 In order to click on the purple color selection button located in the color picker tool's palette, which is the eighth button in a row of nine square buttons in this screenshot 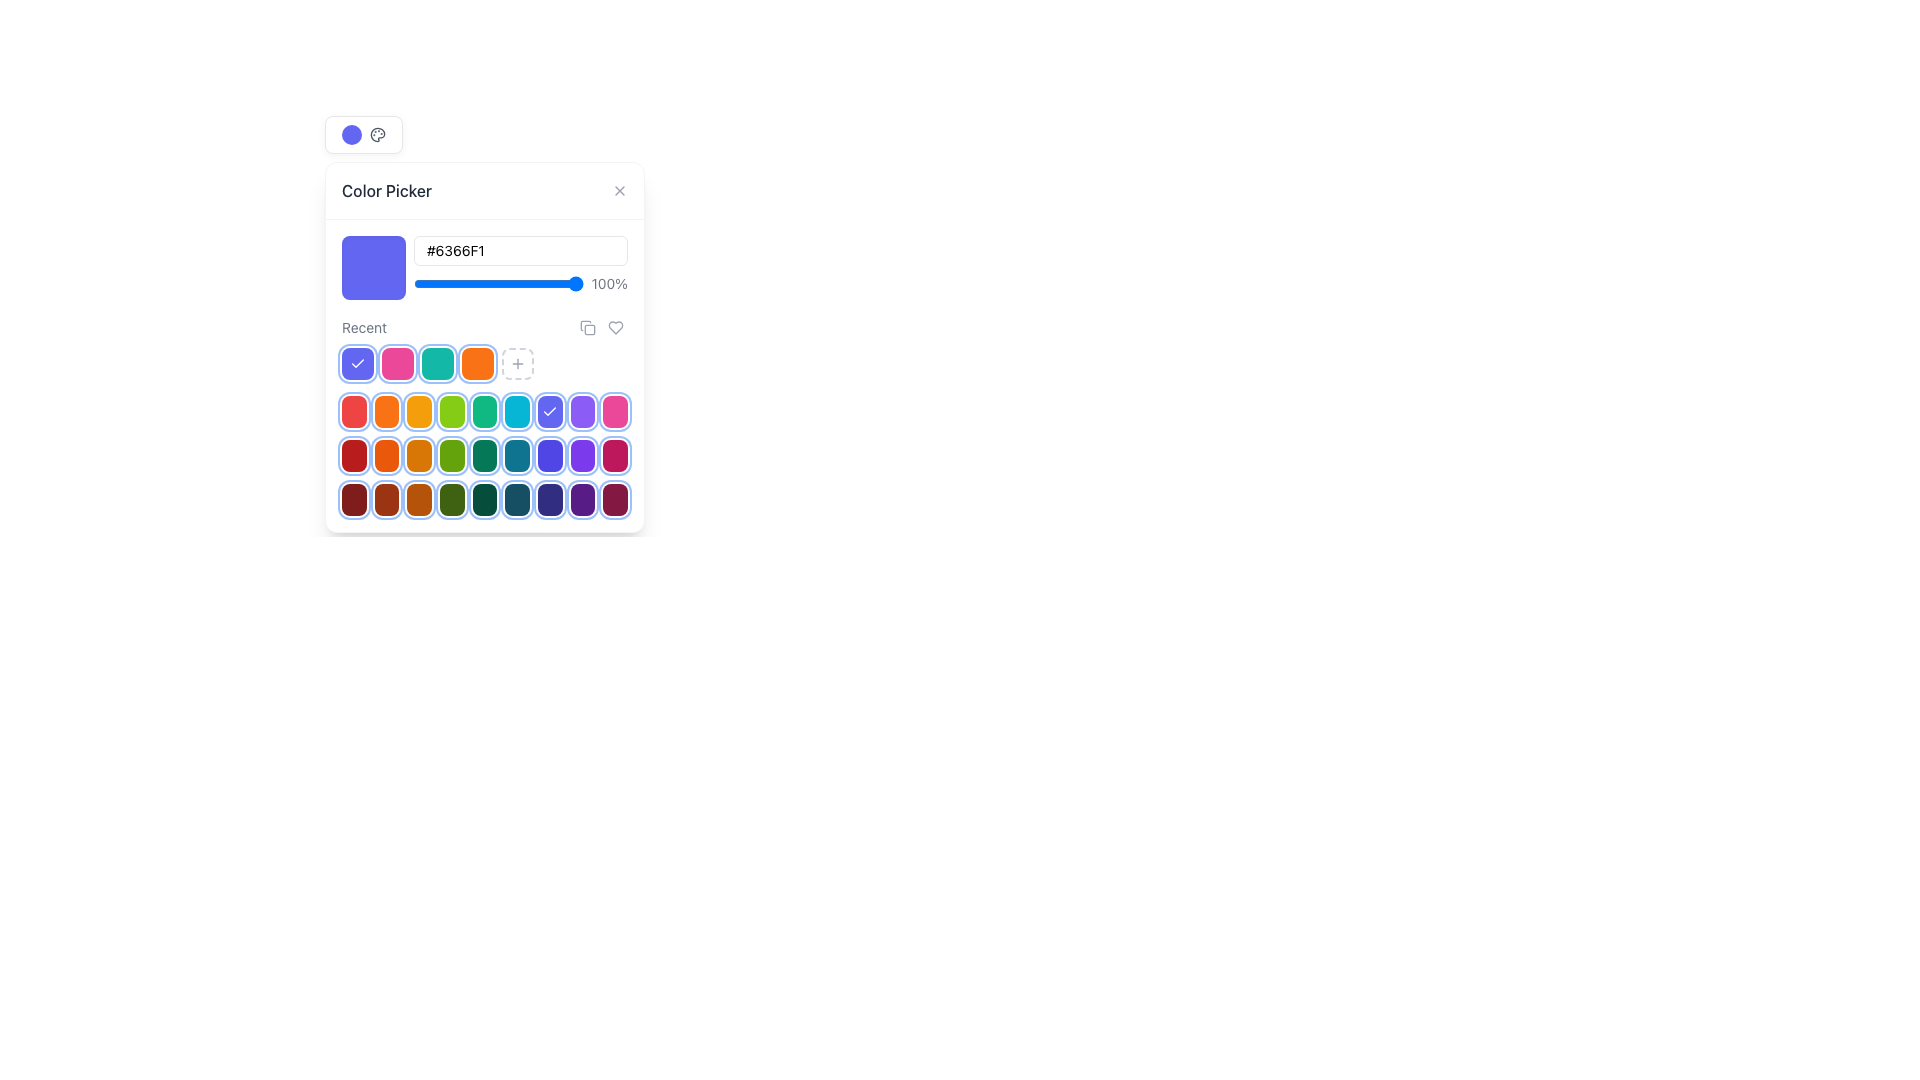, I will do `click(582, 499)`.